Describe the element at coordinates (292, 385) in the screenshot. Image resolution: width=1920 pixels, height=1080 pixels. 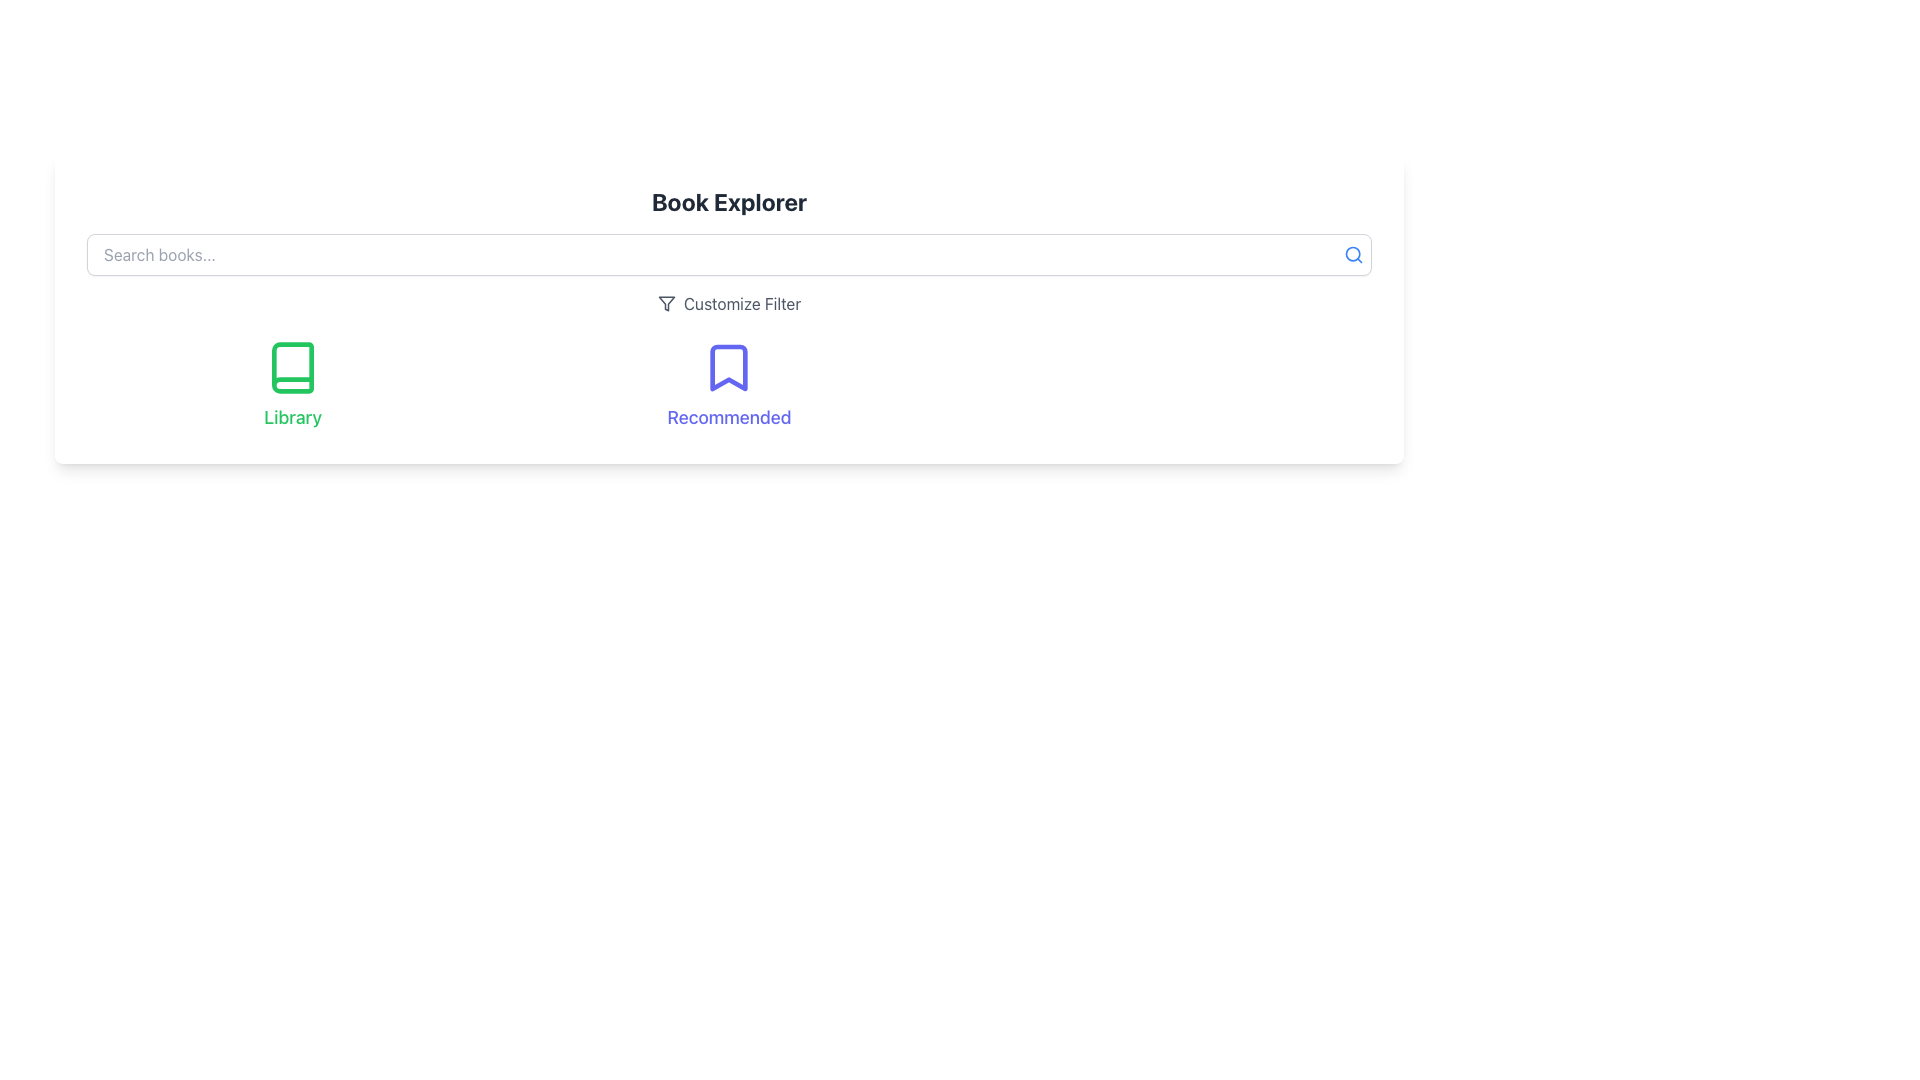
I see `the clickable 'Library' navigation button` at that location.